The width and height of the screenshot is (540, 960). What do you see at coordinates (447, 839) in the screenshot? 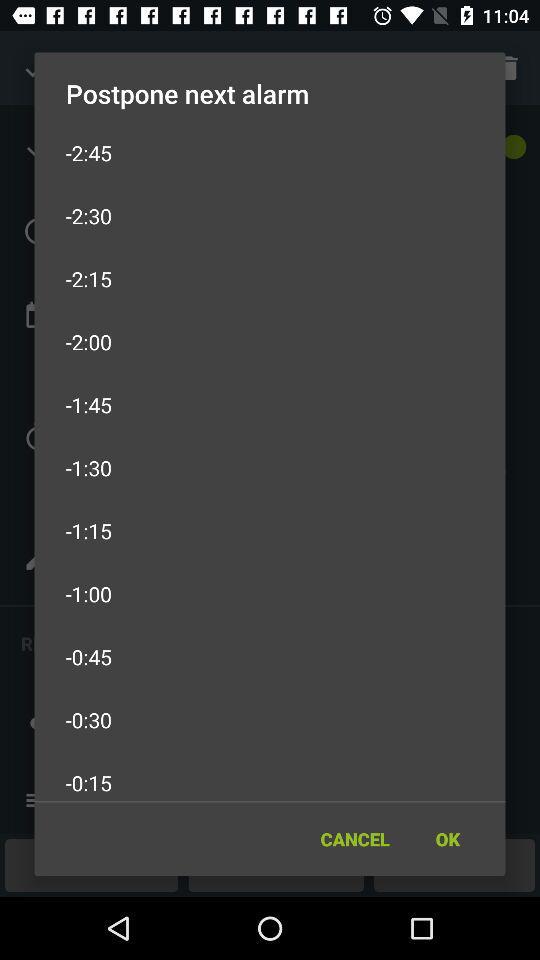
I see `item at the bottom right corner` at bounding box center [447, 839].